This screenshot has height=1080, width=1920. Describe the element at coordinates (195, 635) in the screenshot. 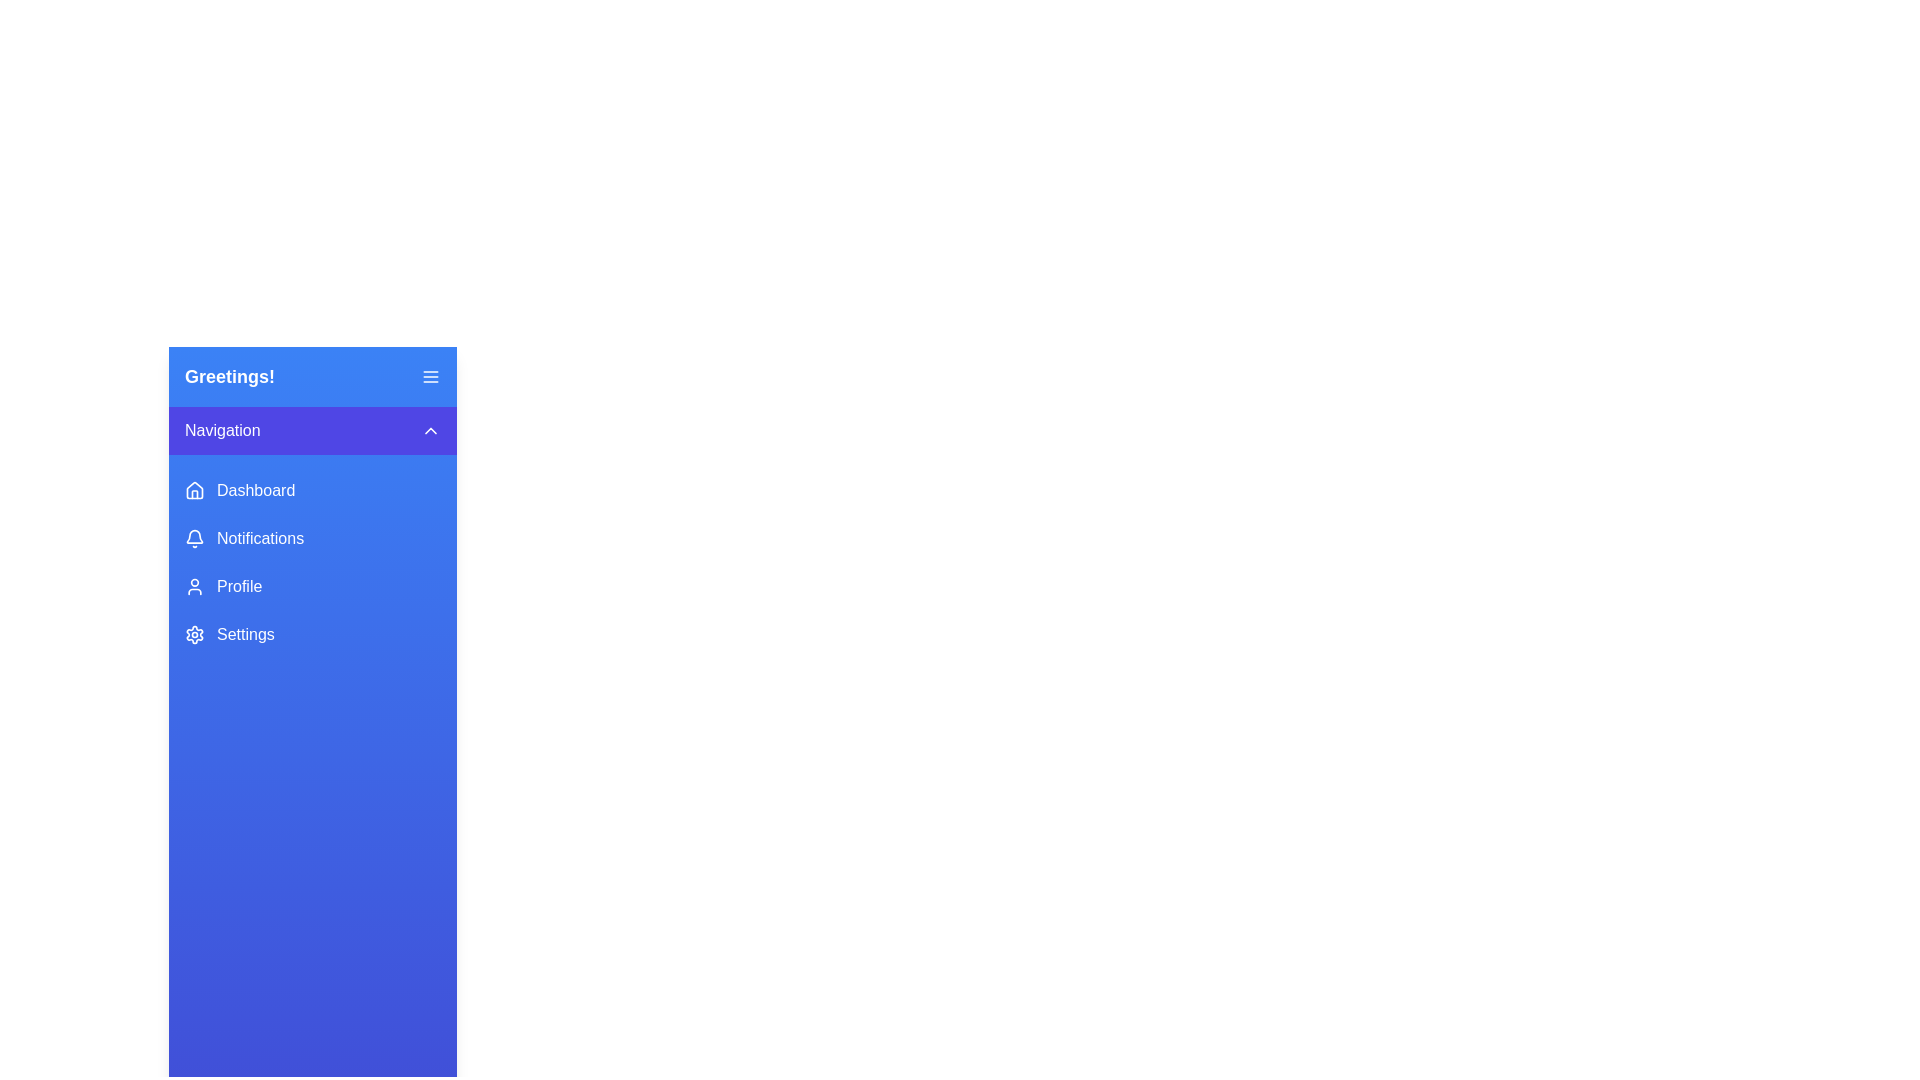

I see `the 'Settings' icon in the sidebar navigation menu, which is the fourth item from the top` at that location.